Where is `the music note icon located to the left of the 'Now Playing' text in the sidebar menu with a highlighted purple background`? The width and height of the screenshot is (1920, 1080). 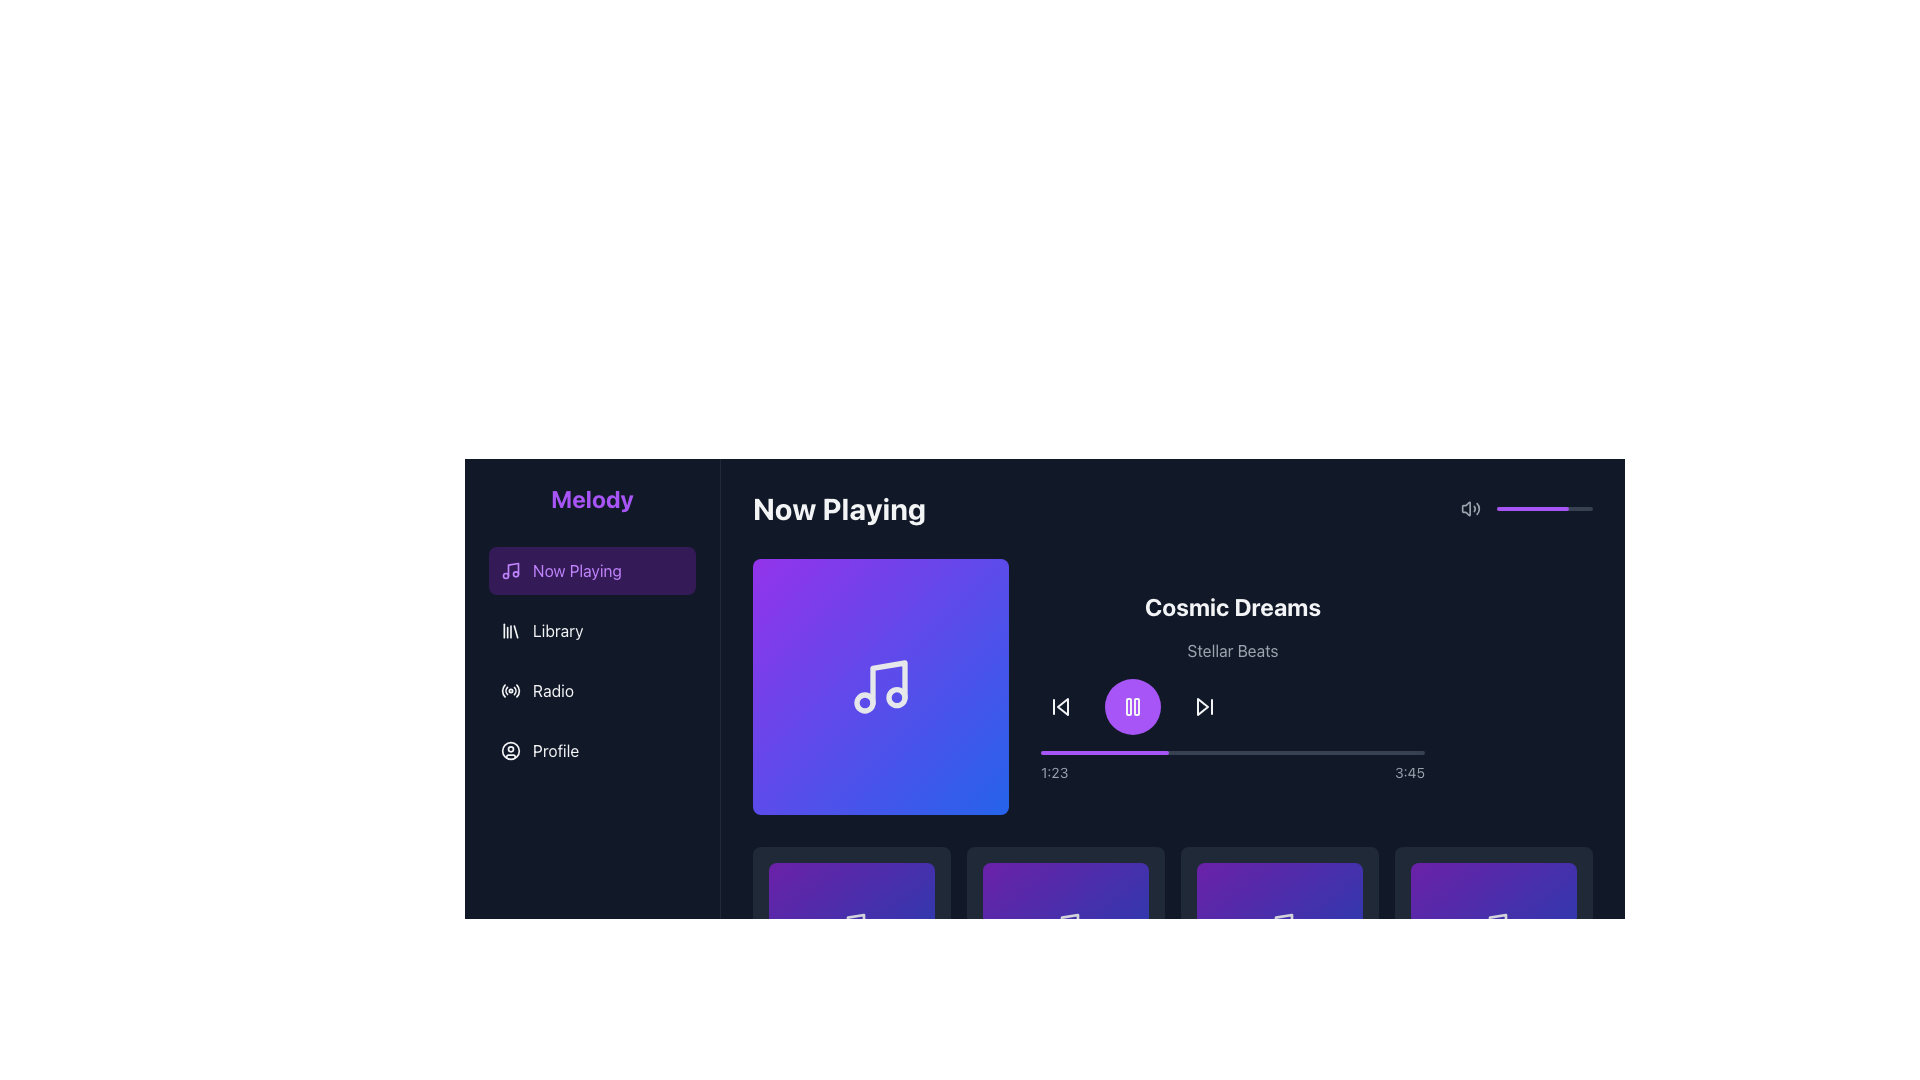
the music note icon located to the left of the 'Now Playing' text in the sidebar menu with a highlighted purple background is located at coordinates (510, 570).